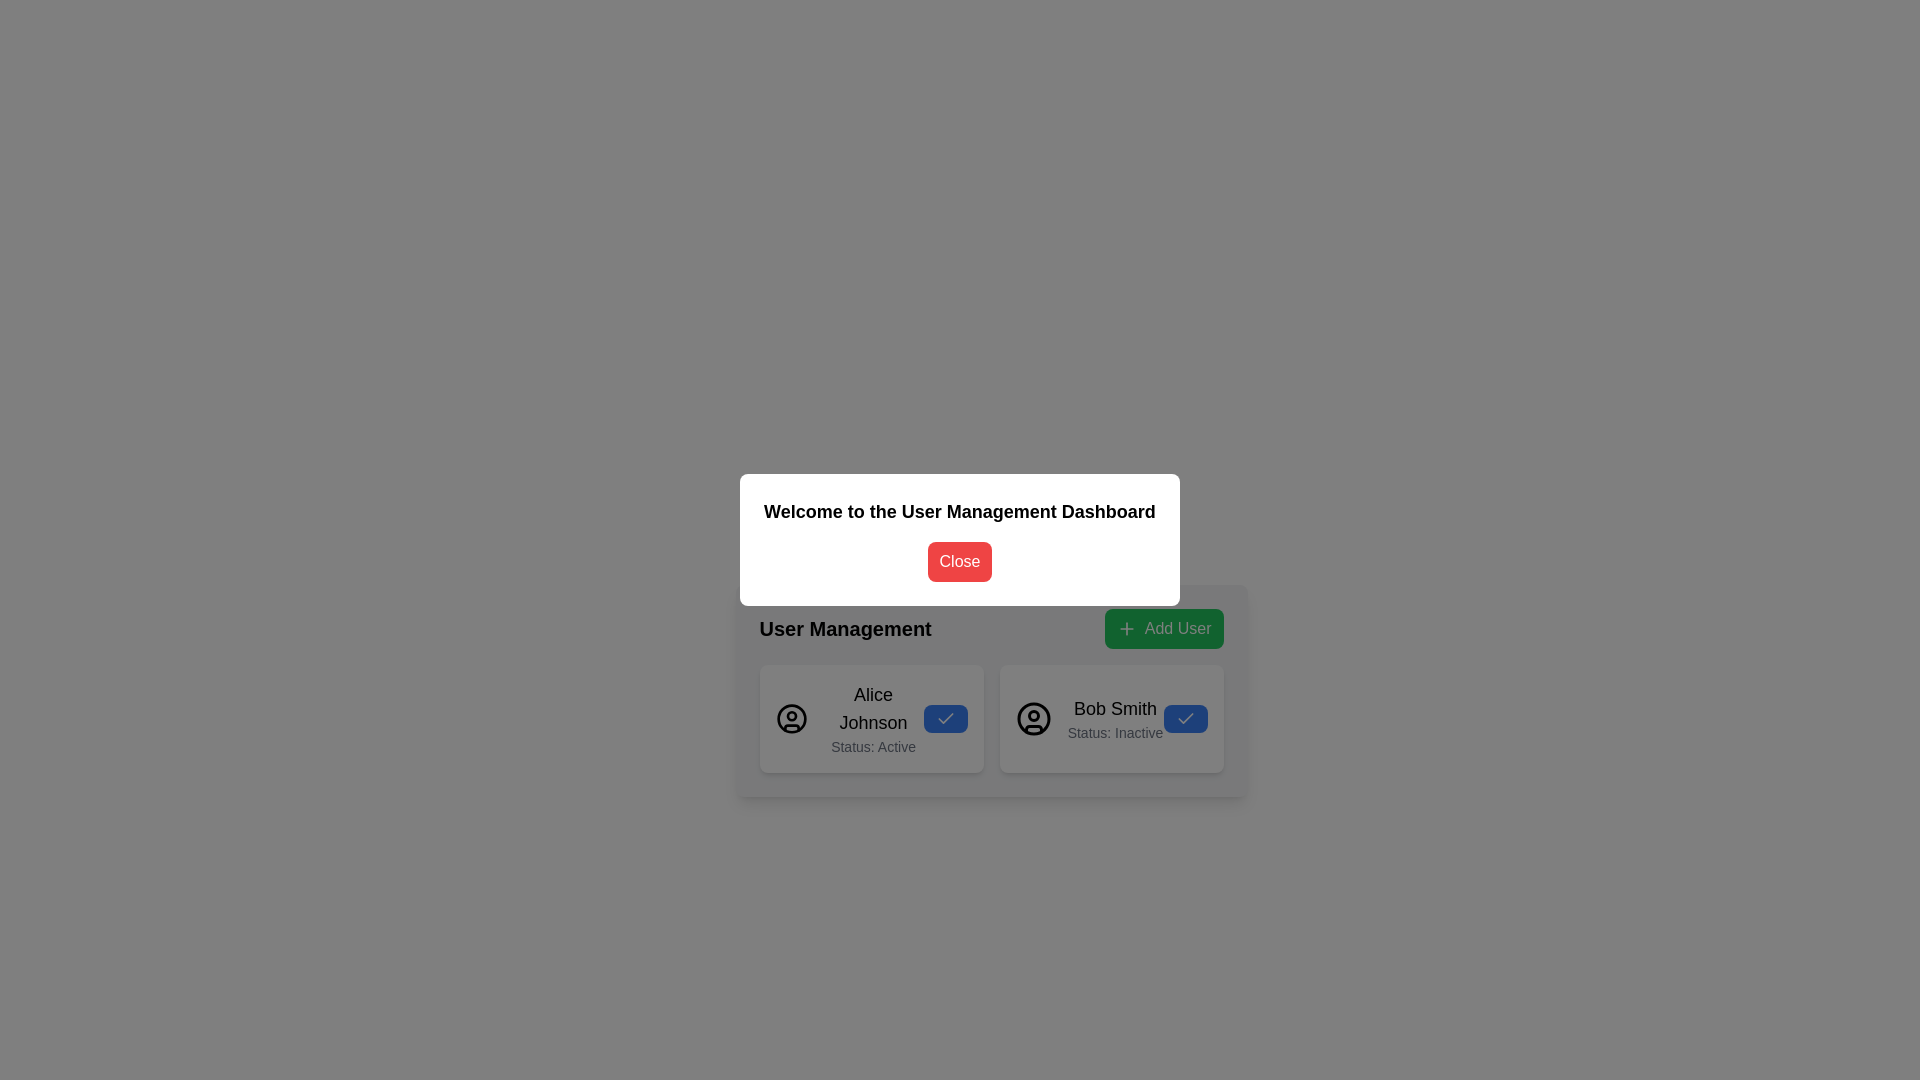  Describe the element at coordinates (790, 717) in the screenshot. I see `the circular user avatar icon located in the left card of the User Management section, which is positioned above the text label 'Alice Johnson'` at that location.